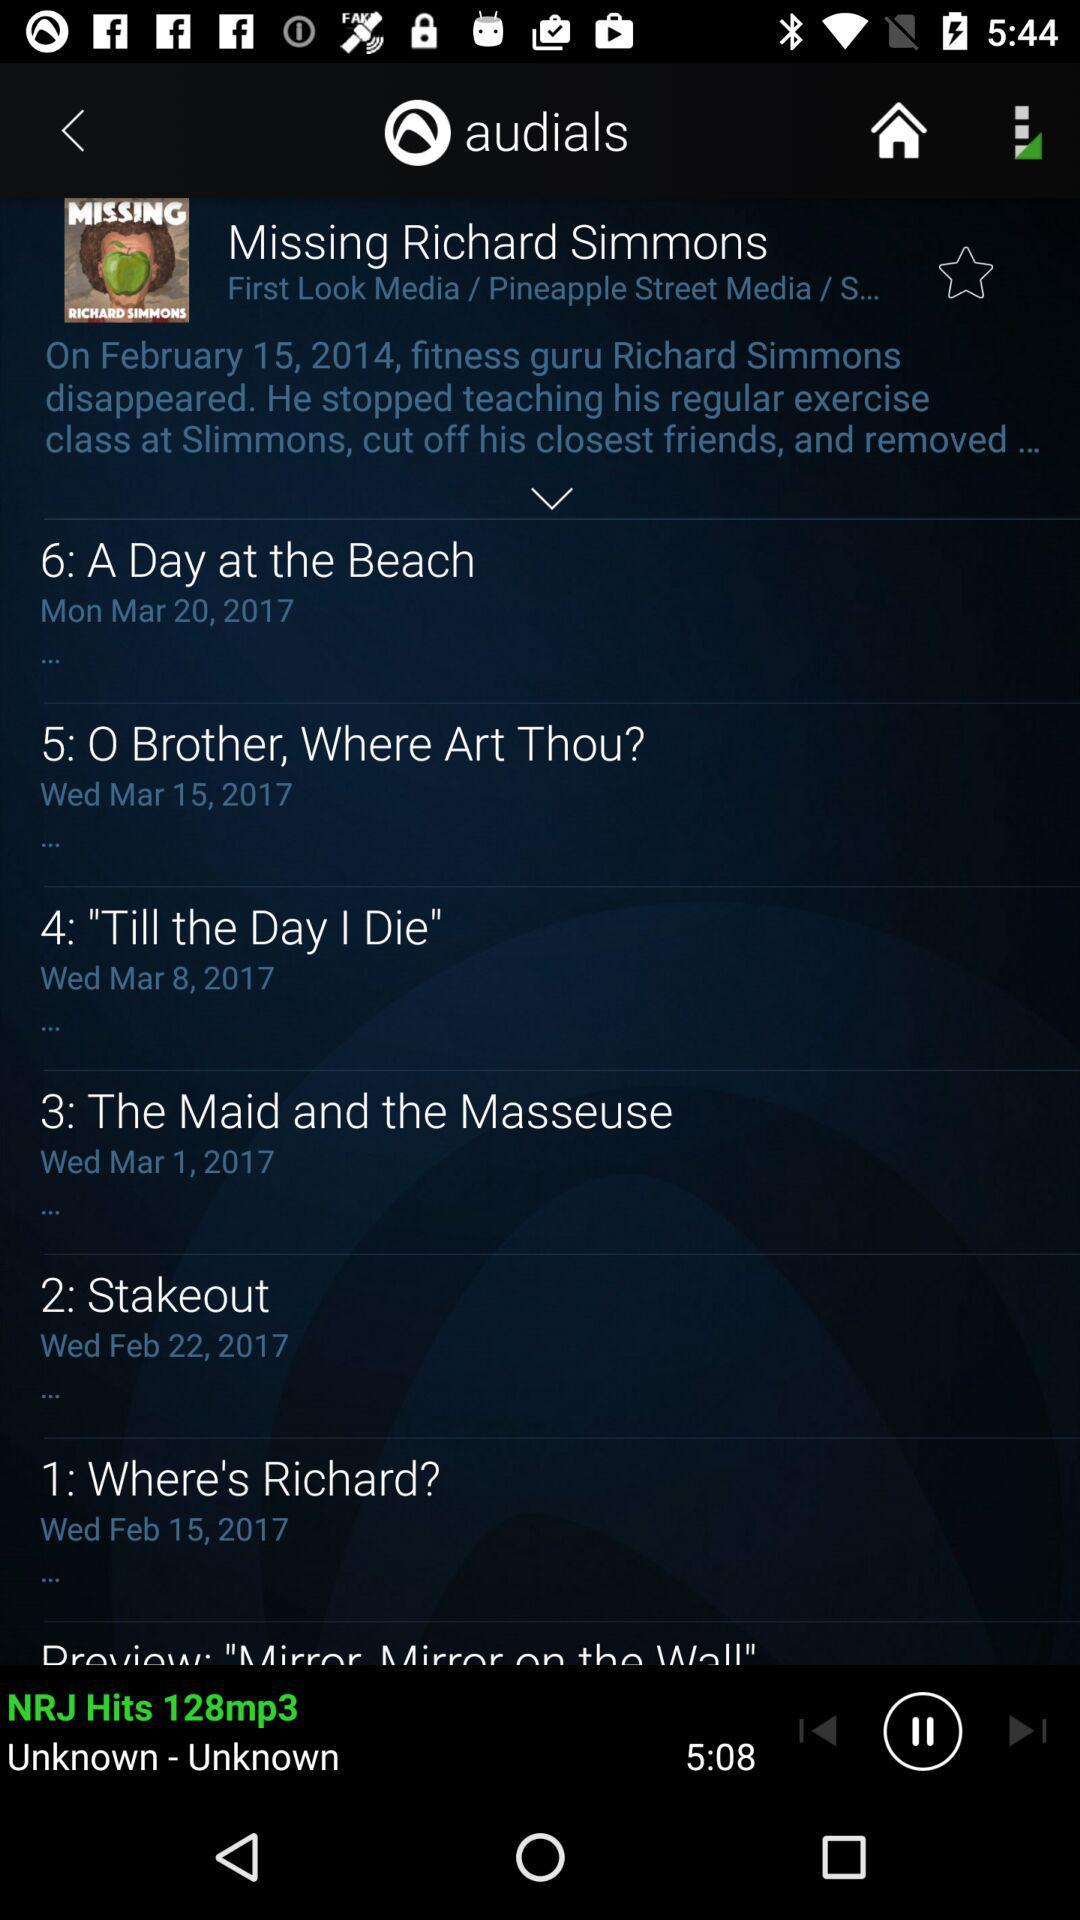 Image resolution: width=1080 pixels, height=1920 pixels. What do you see at coordinates (897, 129) in the screenshot?
I see `home page` at bounding box center [897, 129].